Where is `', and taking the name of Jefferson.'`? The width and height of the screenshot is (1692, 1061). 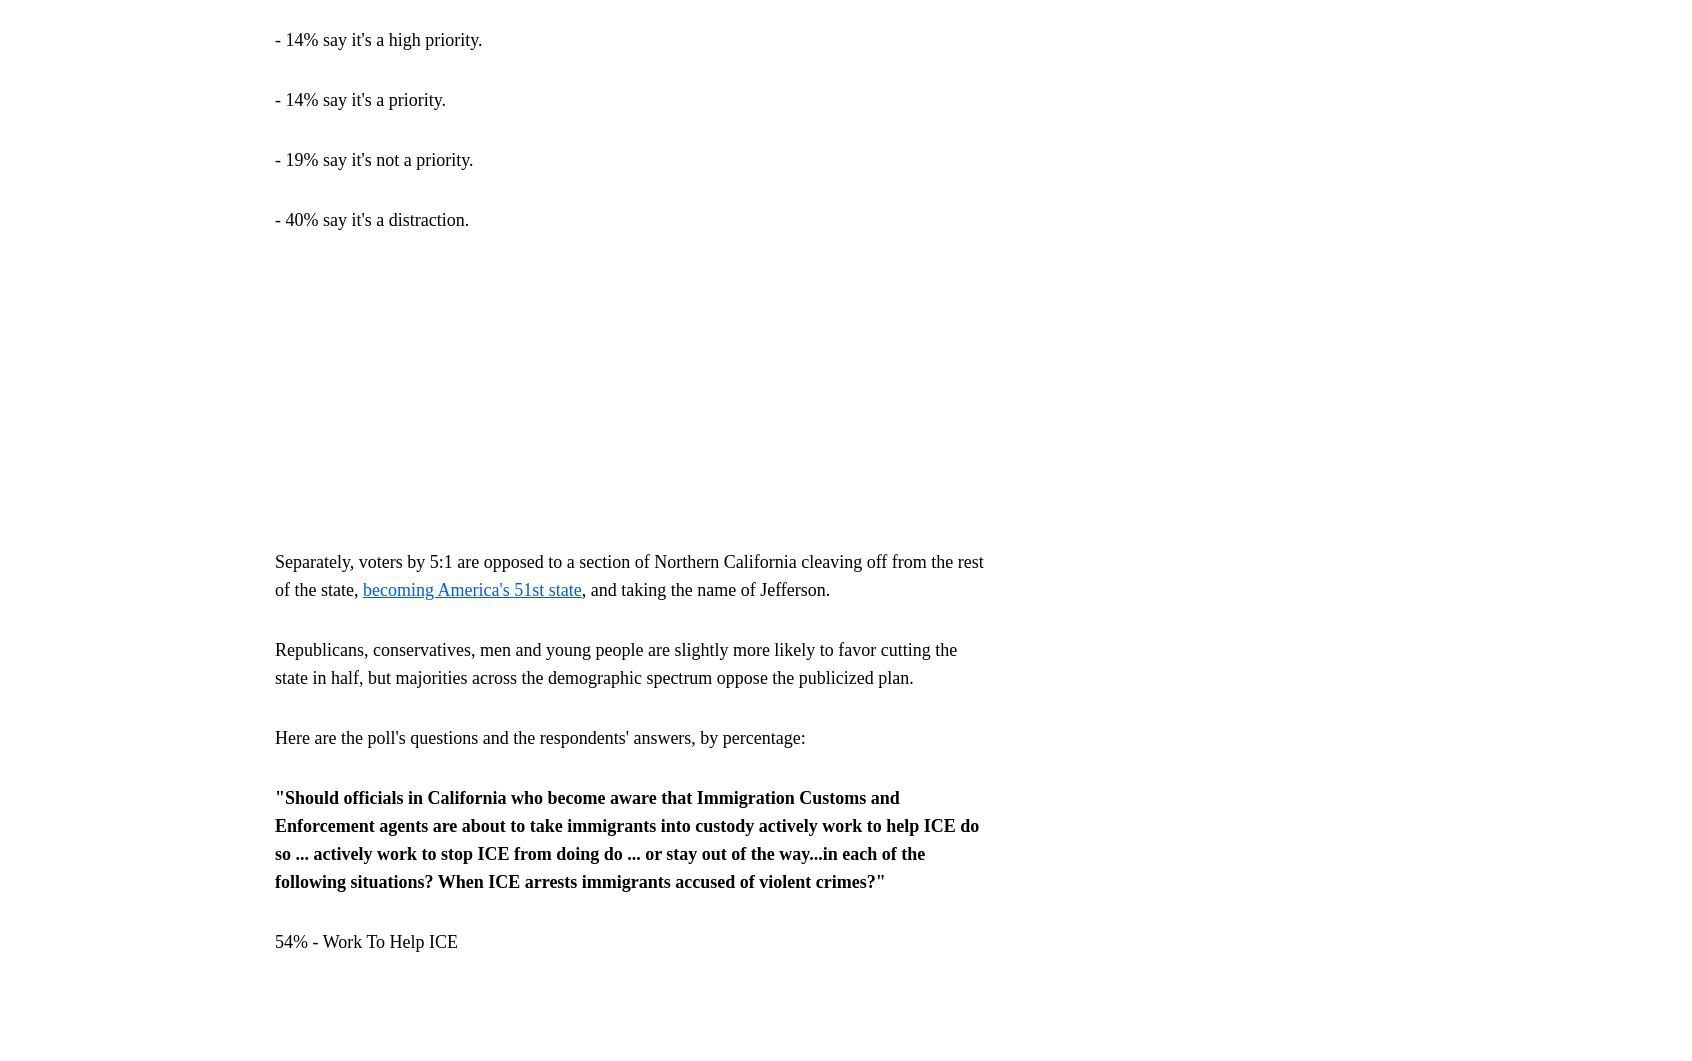
', and taking the name of Jefferson.' is located at coordinates (705, 587).